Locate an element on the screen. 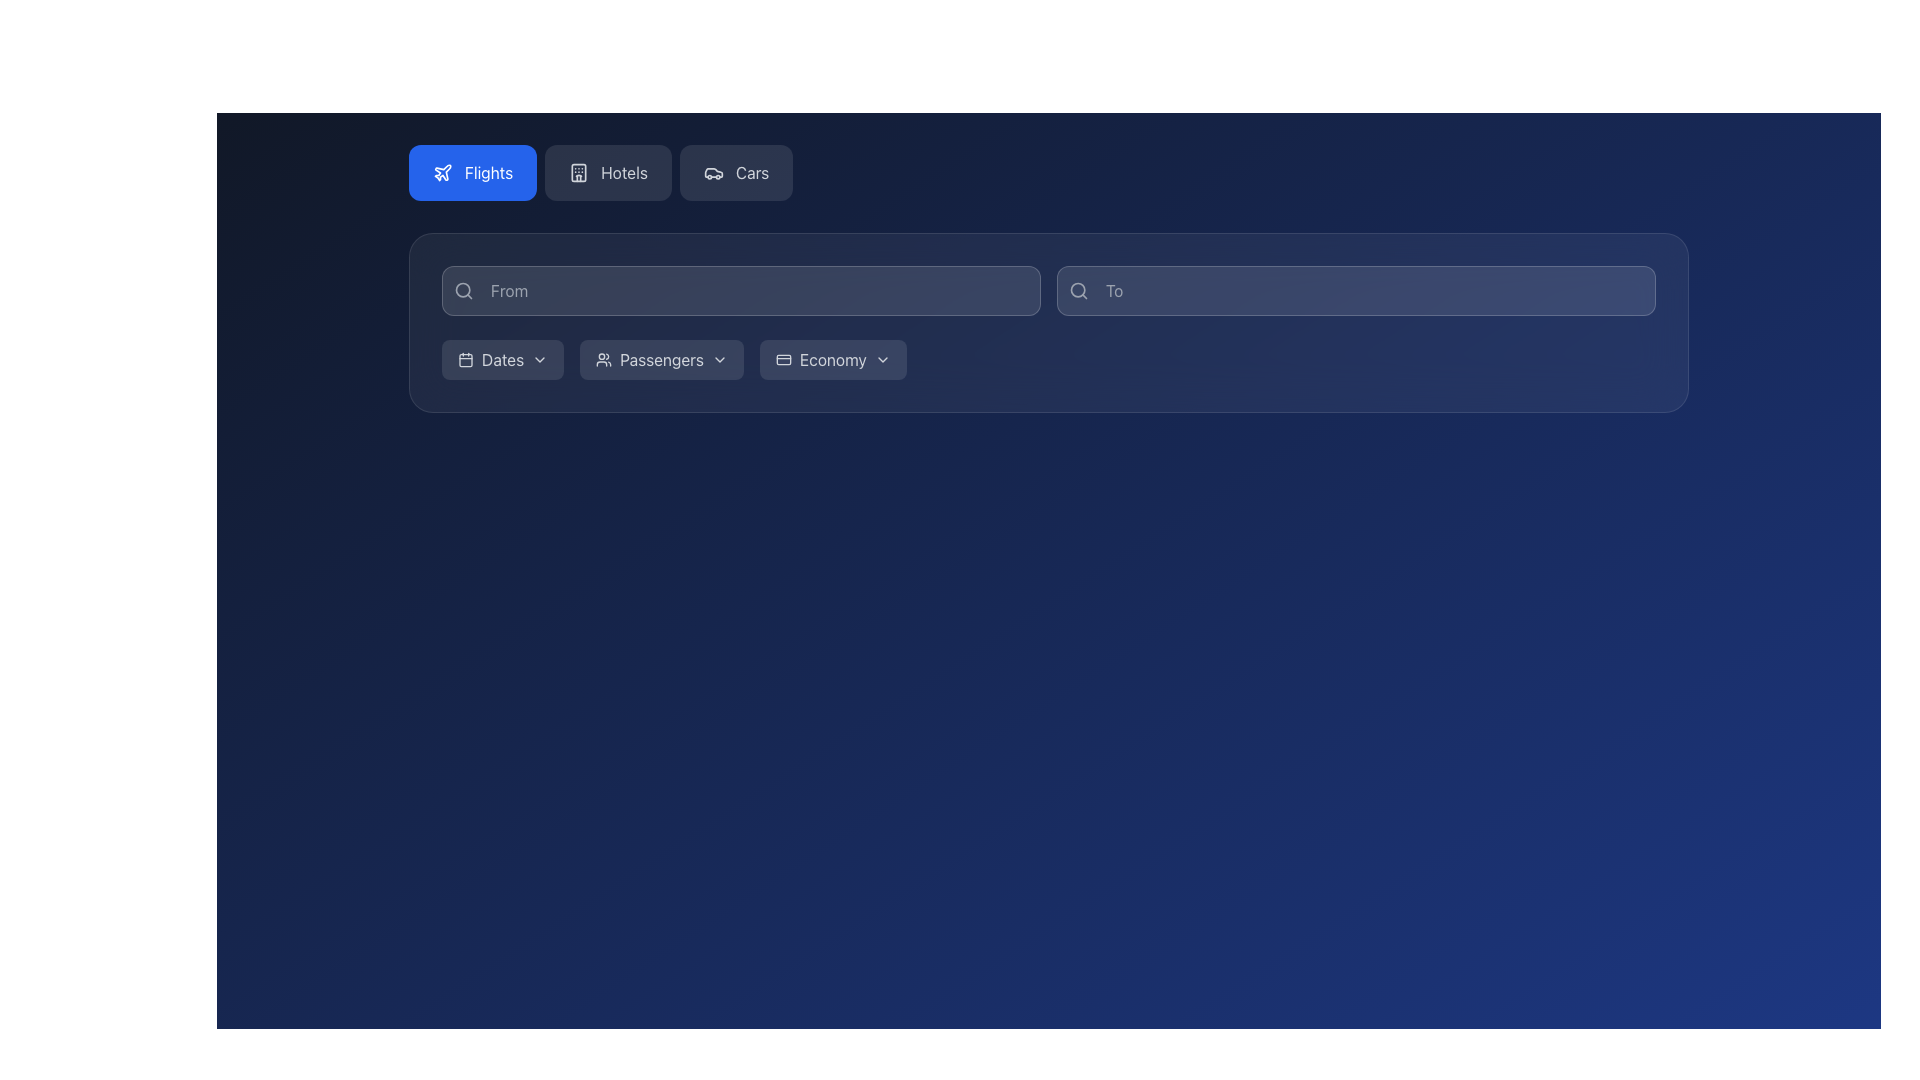 The image size is (1920, 1080). the plane icon located within the 'Flights' button at the top left corner of the application is located at coordinates (442, 171).